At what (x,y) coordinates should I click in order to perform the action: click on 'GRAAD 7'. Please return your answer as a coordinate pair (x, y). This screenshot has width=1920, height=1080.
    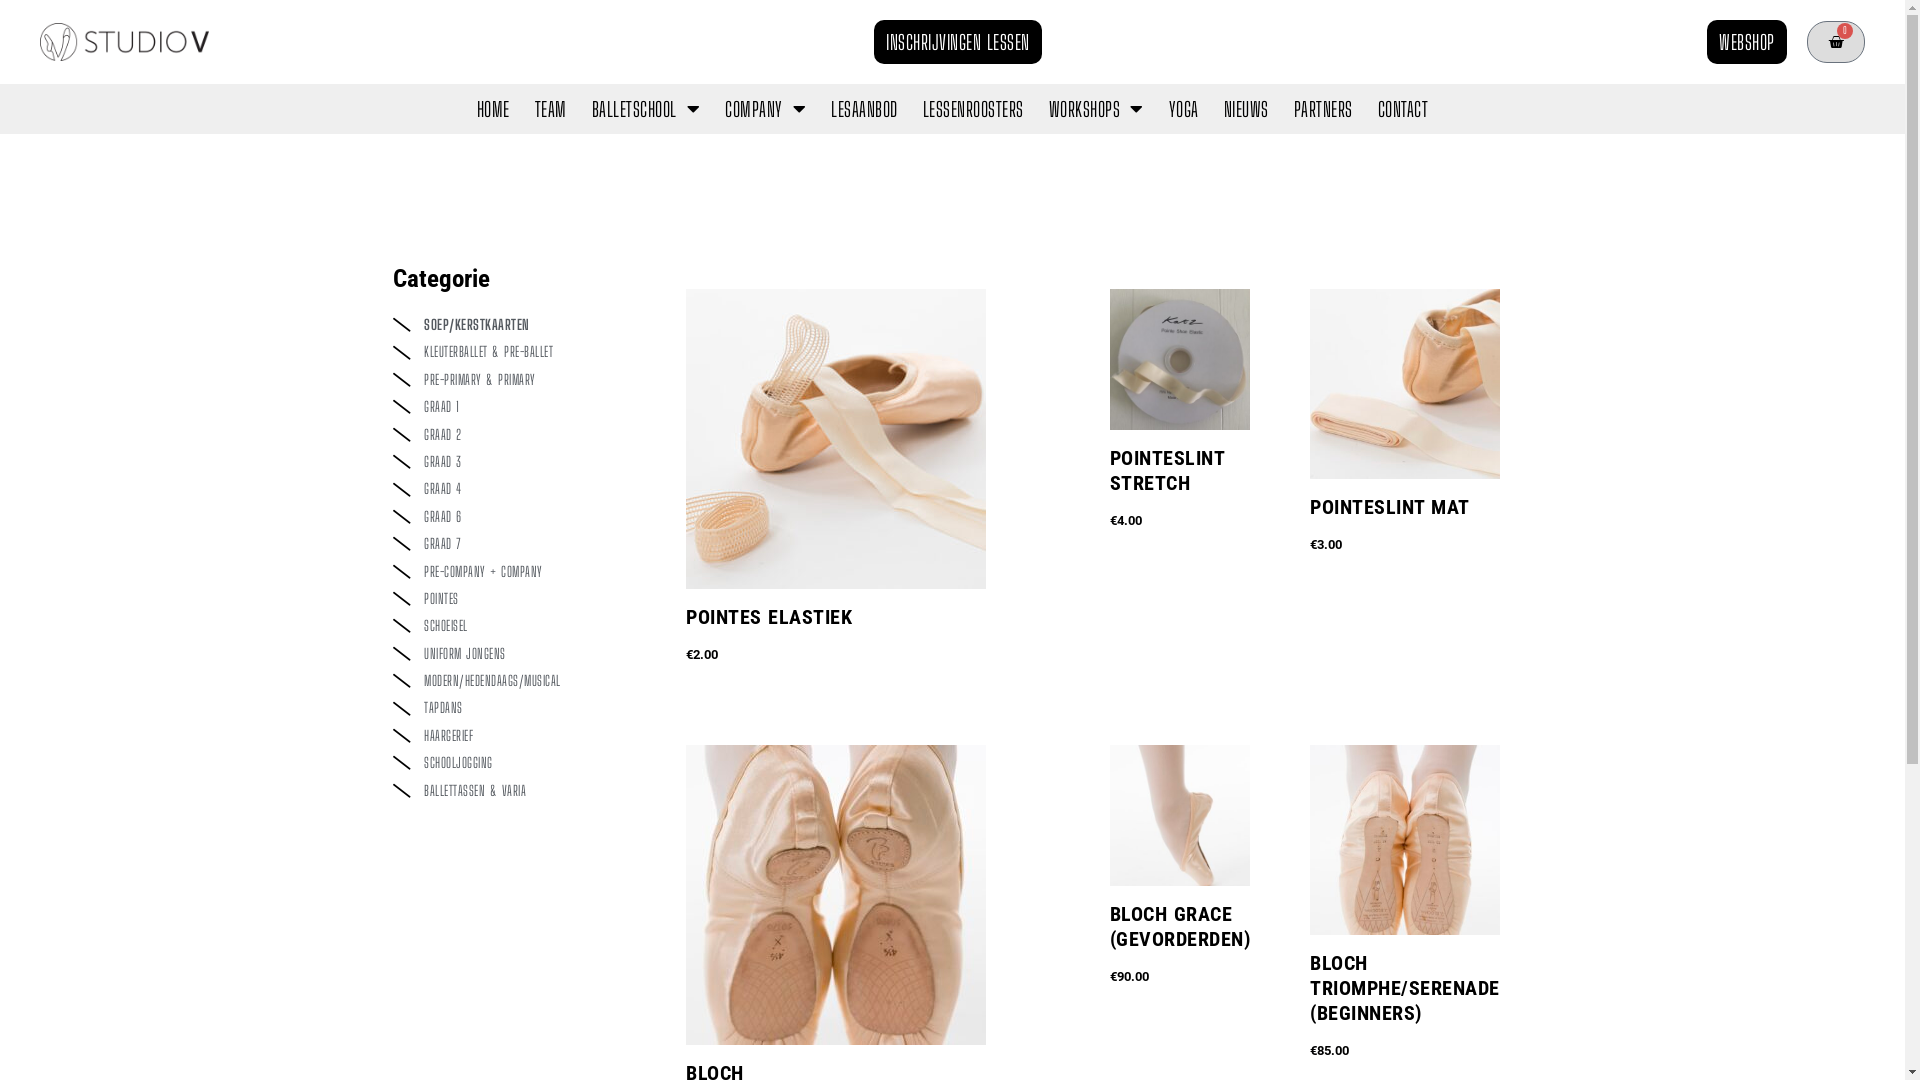
    Looking at the image, I should click on (518, 543).